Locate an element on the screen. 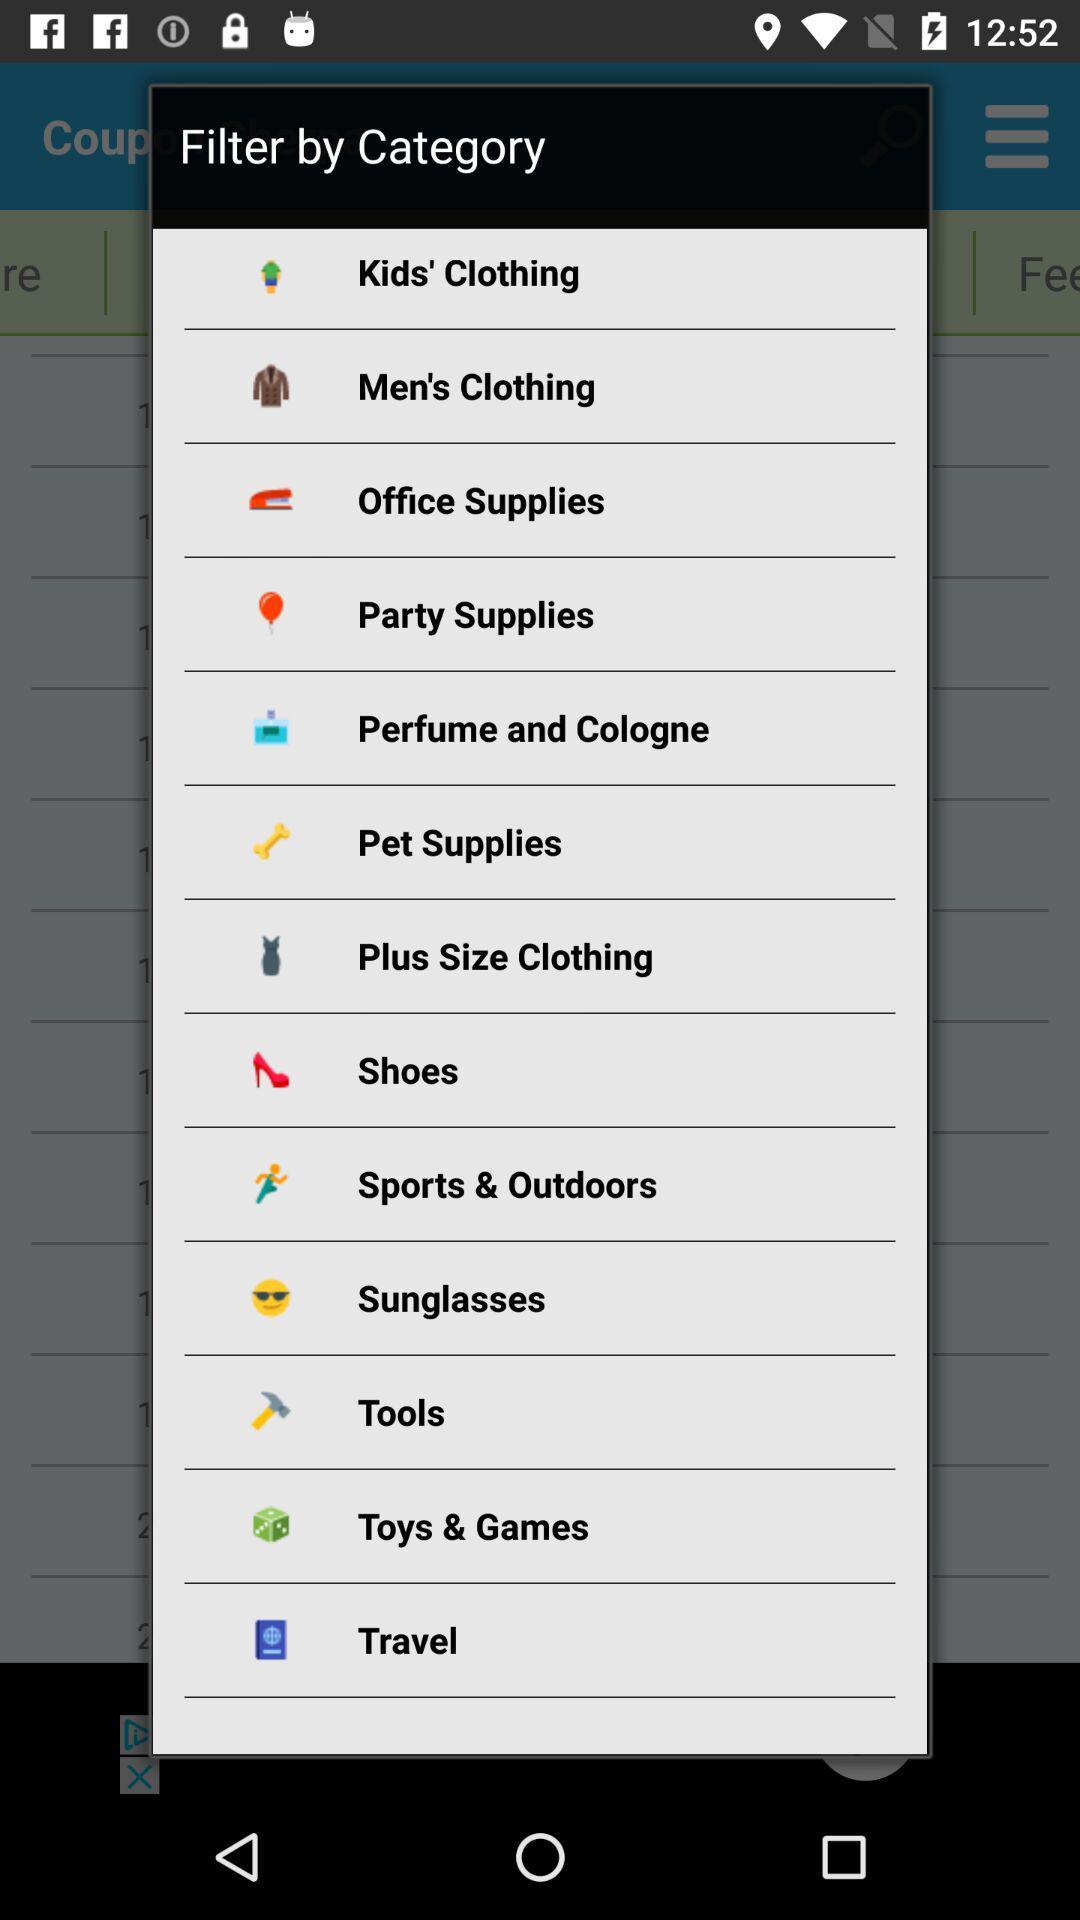 Image resolution: width=1080 pixels, height=1920 pixels. sports & outdoors is located at coordinates (563, 1183).